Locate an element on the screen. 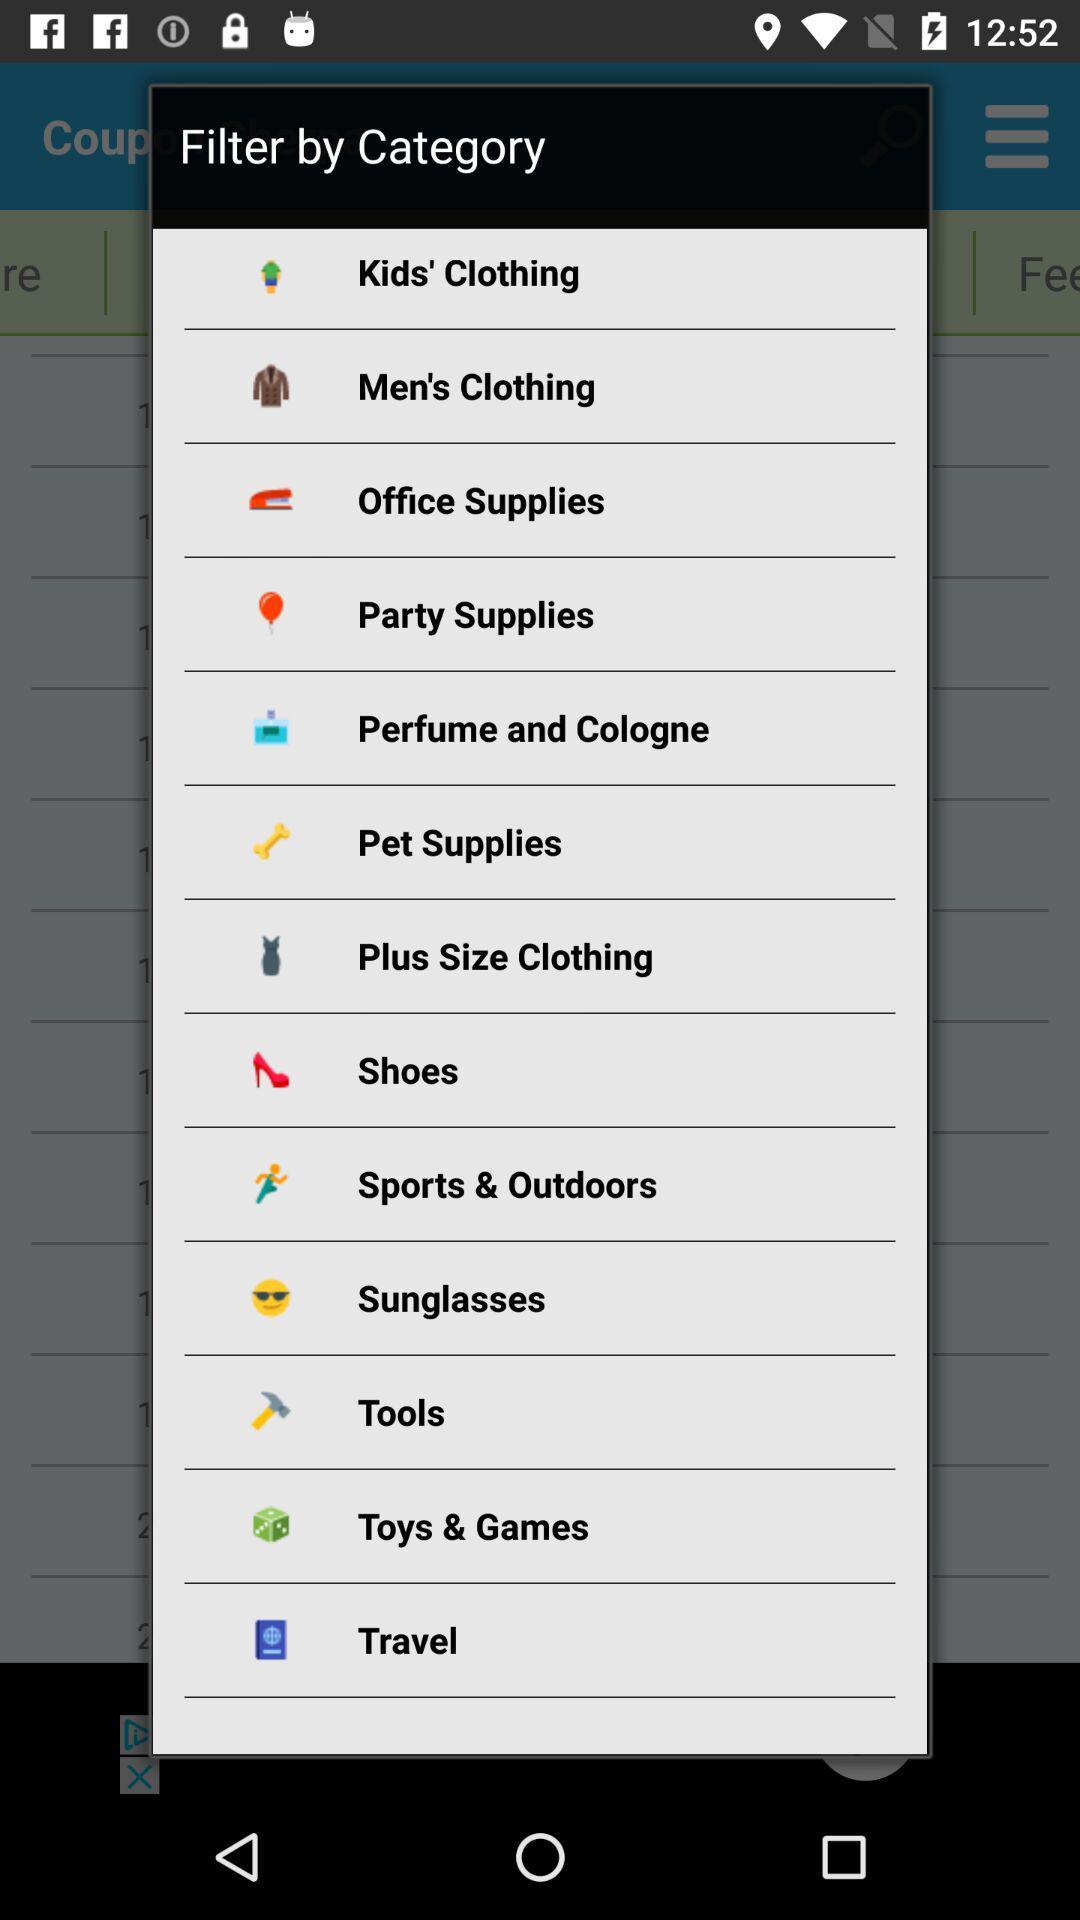 Image resolution: width=1080 pixels, height=1920 pixels. sports & outdoors is located at coordinates (563, 1183).